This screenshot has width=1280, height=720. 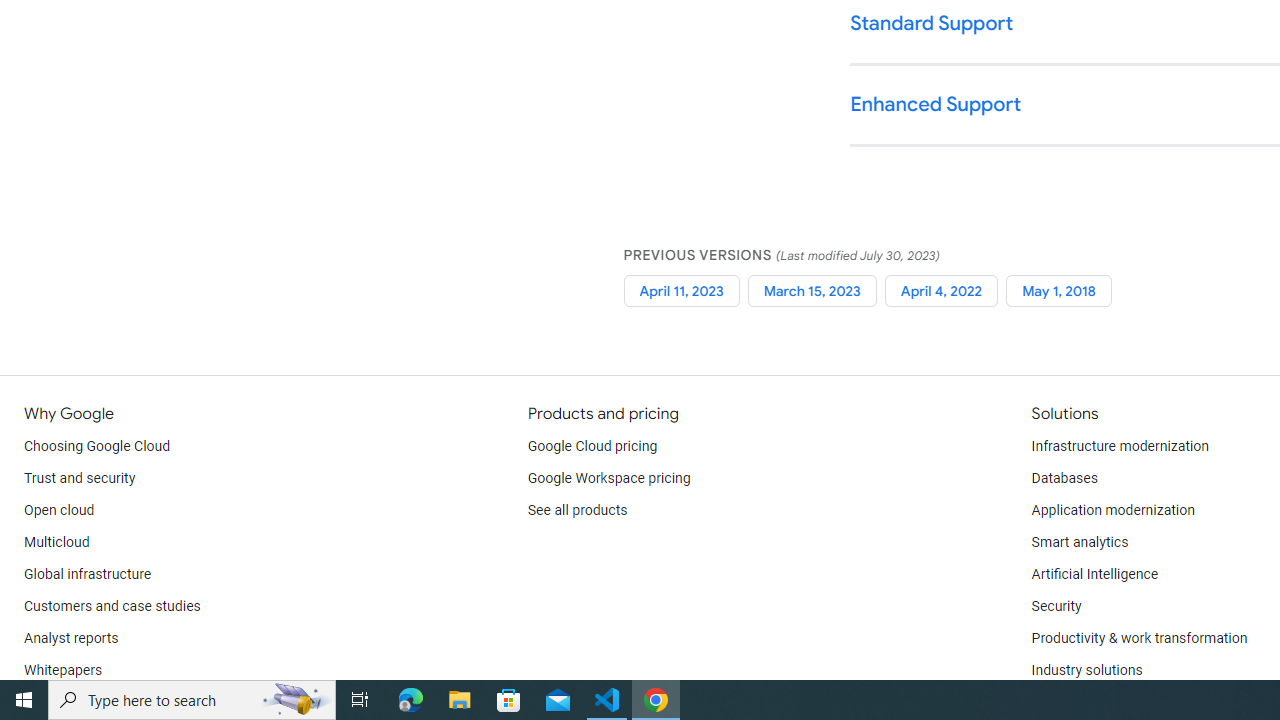 What do you see at coordinates (59, 510) in the screenshot?
I see `'Open cloud'` at bounding box center [59, 510].